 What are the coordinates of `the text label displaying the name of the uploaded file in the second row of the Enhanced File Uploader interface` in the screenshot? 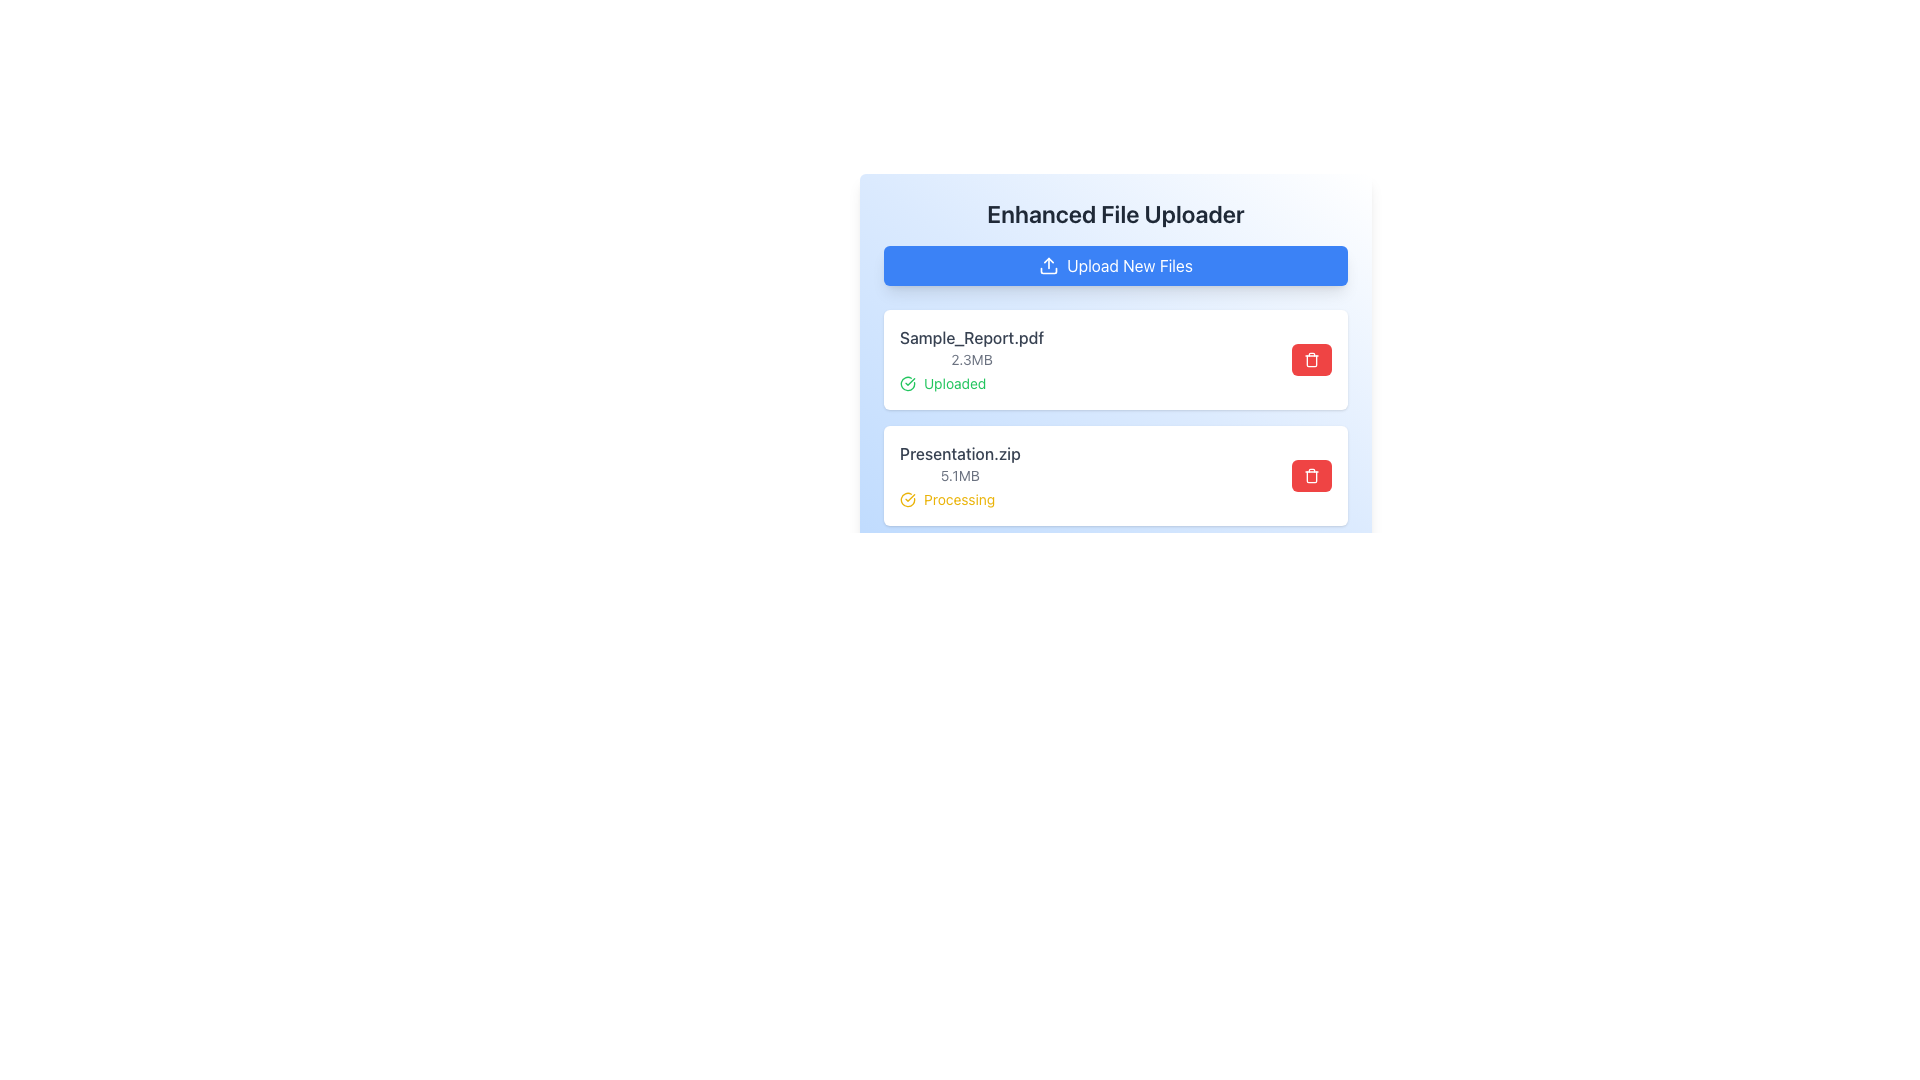 It's located at (960, 454).